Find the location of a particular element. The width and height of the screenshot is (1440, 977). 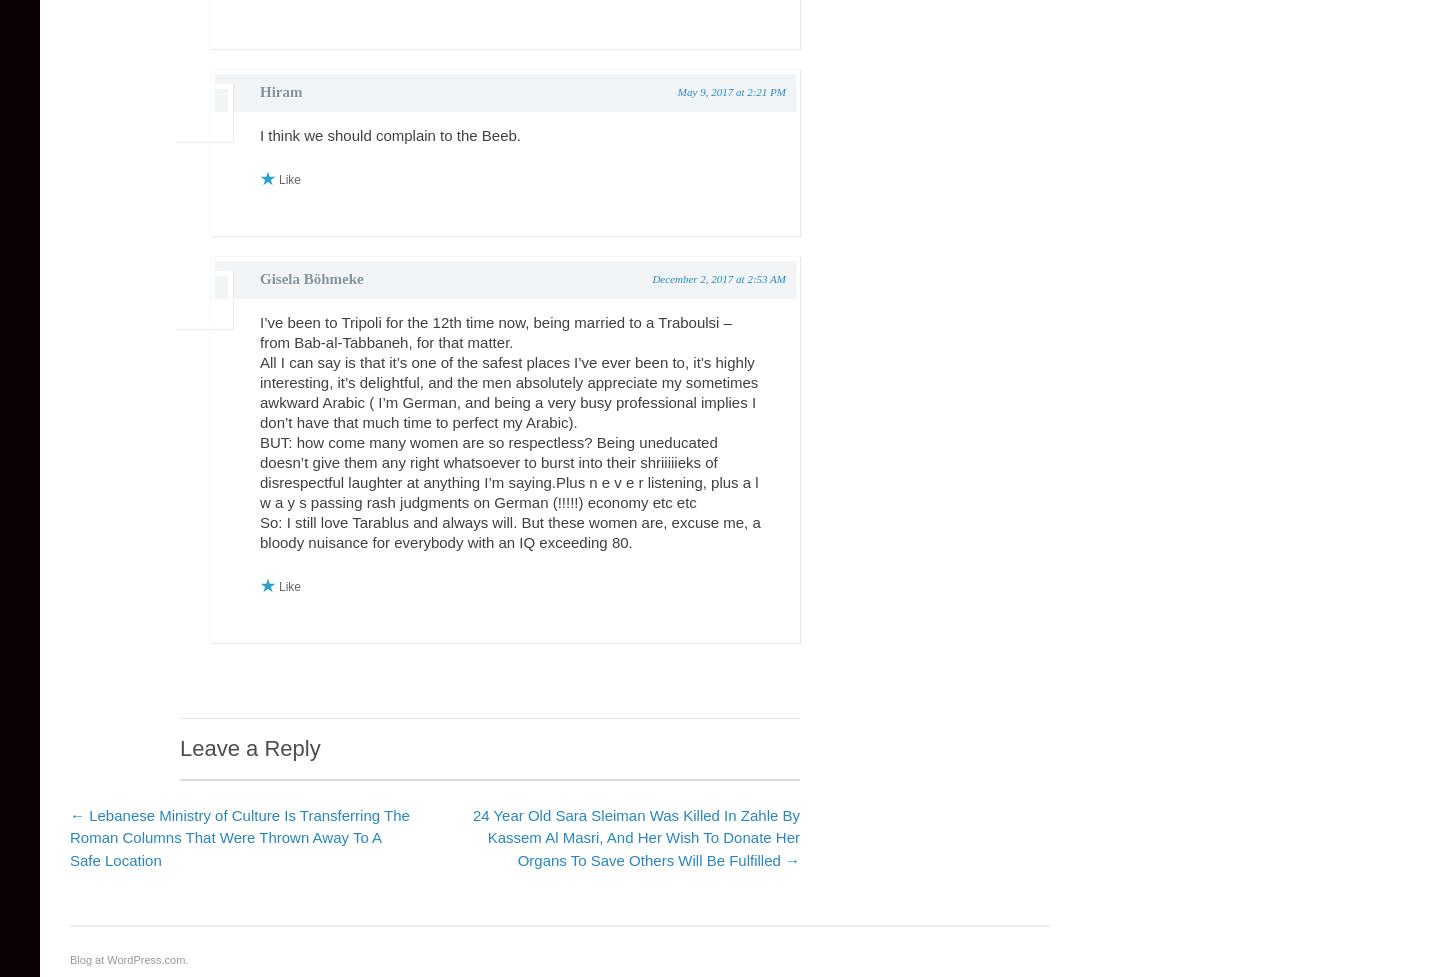

'Leave a Reply' is located at coordinates (248, 748).